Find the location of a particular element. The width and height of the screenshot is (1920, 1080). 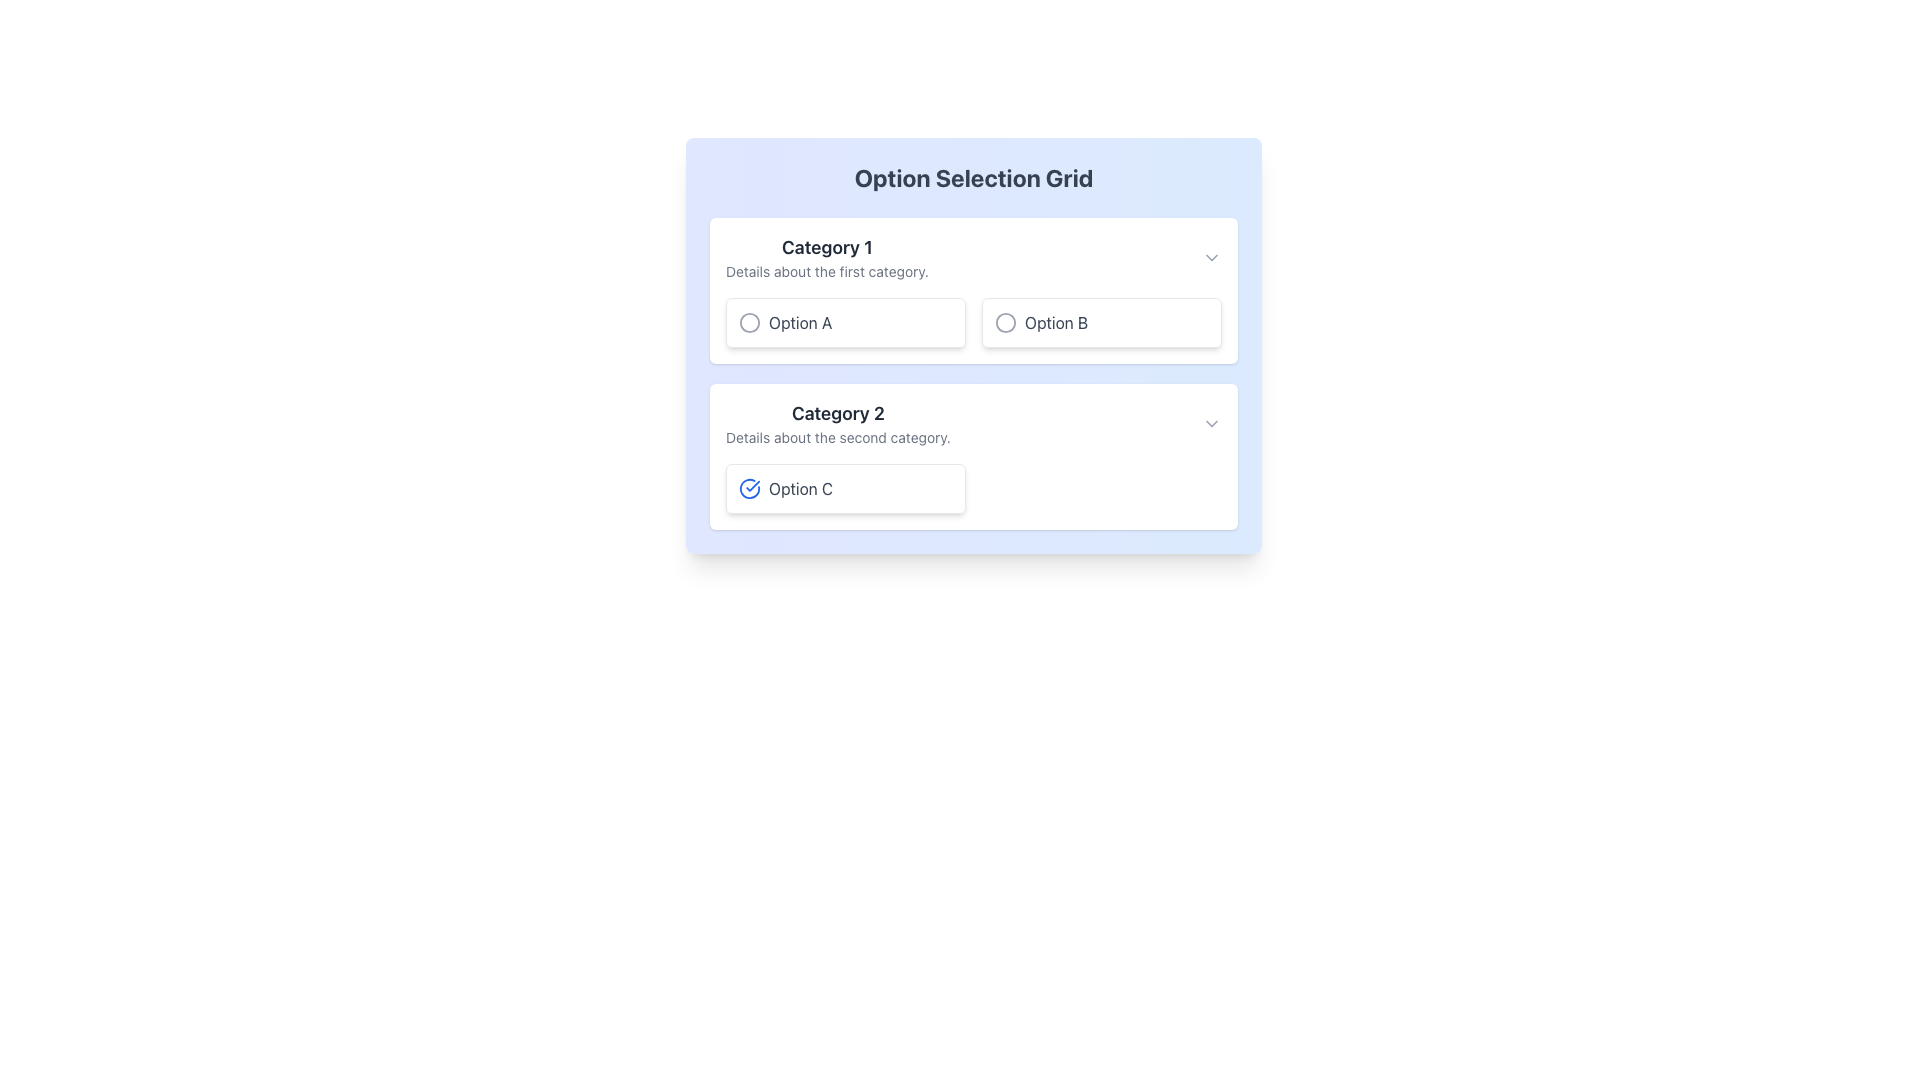

the radio button for 'Option A' located in the top left quadrant of the interface, which serves as an indicator for selection or deselection functionality is located at coordinates (748, 322).